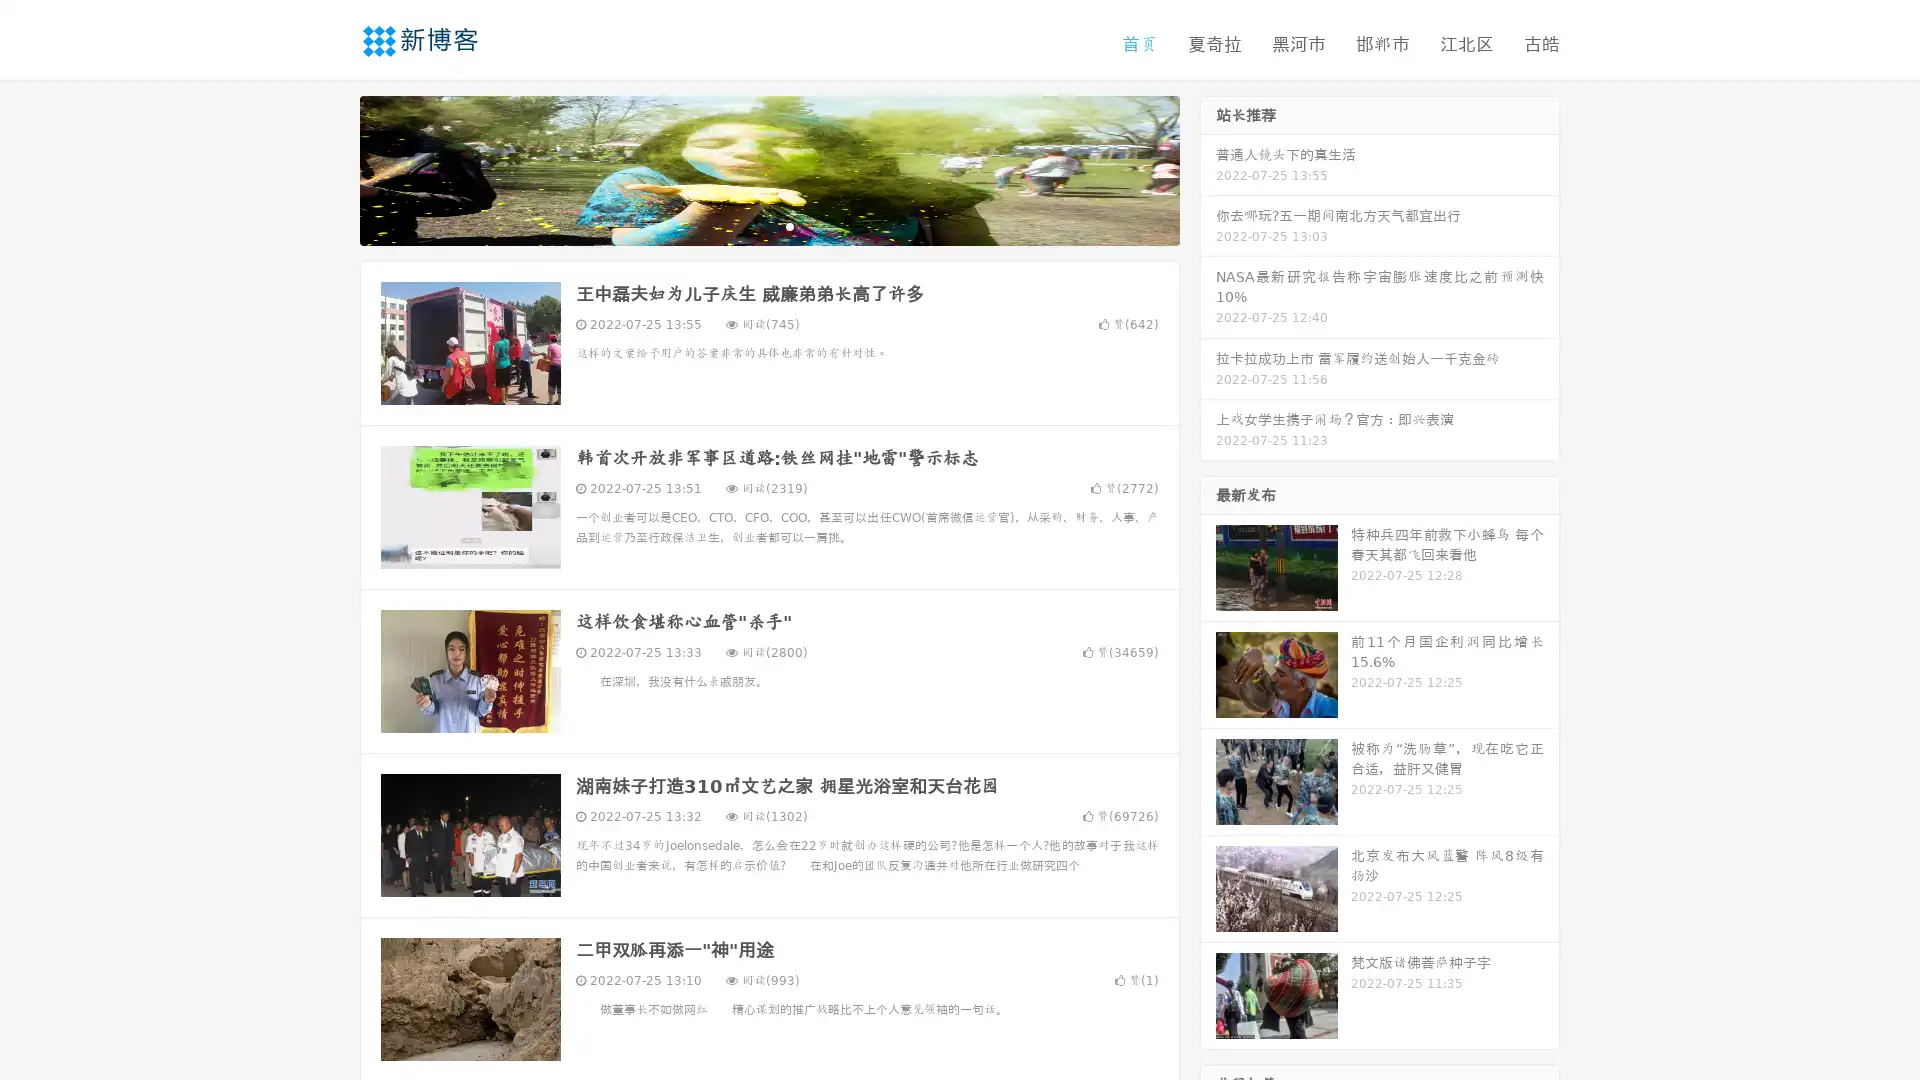  Describe the element at coordinates (1208, 168) in the screenshot. I see `Next slide` at that location.